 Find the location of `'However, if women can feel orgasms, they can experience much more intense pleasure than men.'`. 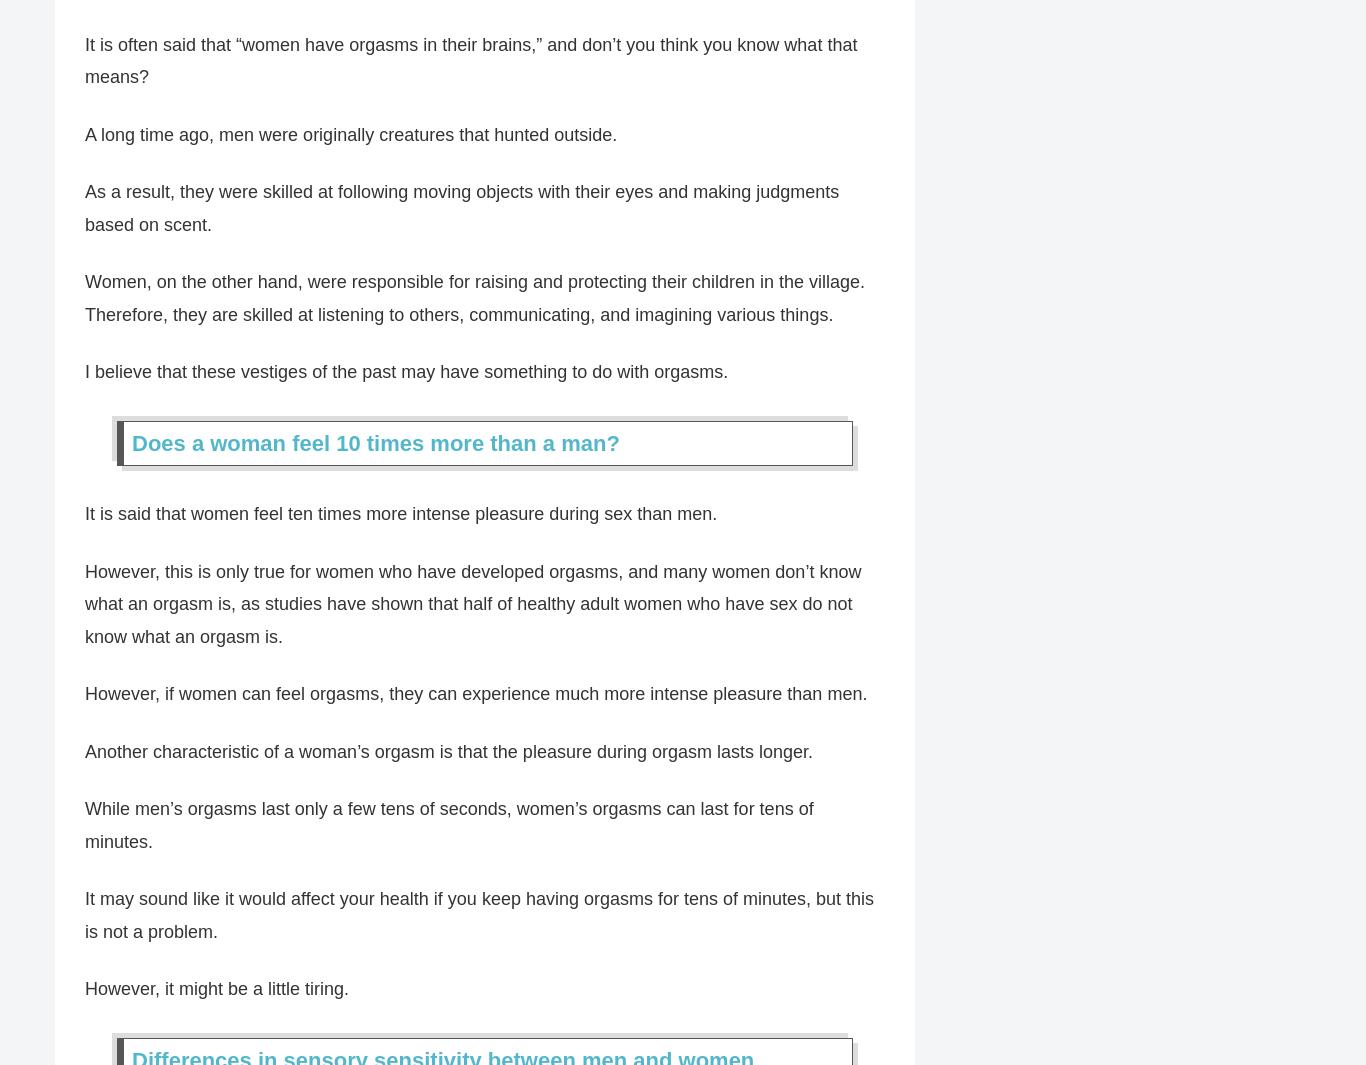

'However, if women can feel orgasms, they can experience much more intense pleasure than men.' is located at coordinates (84, 695).